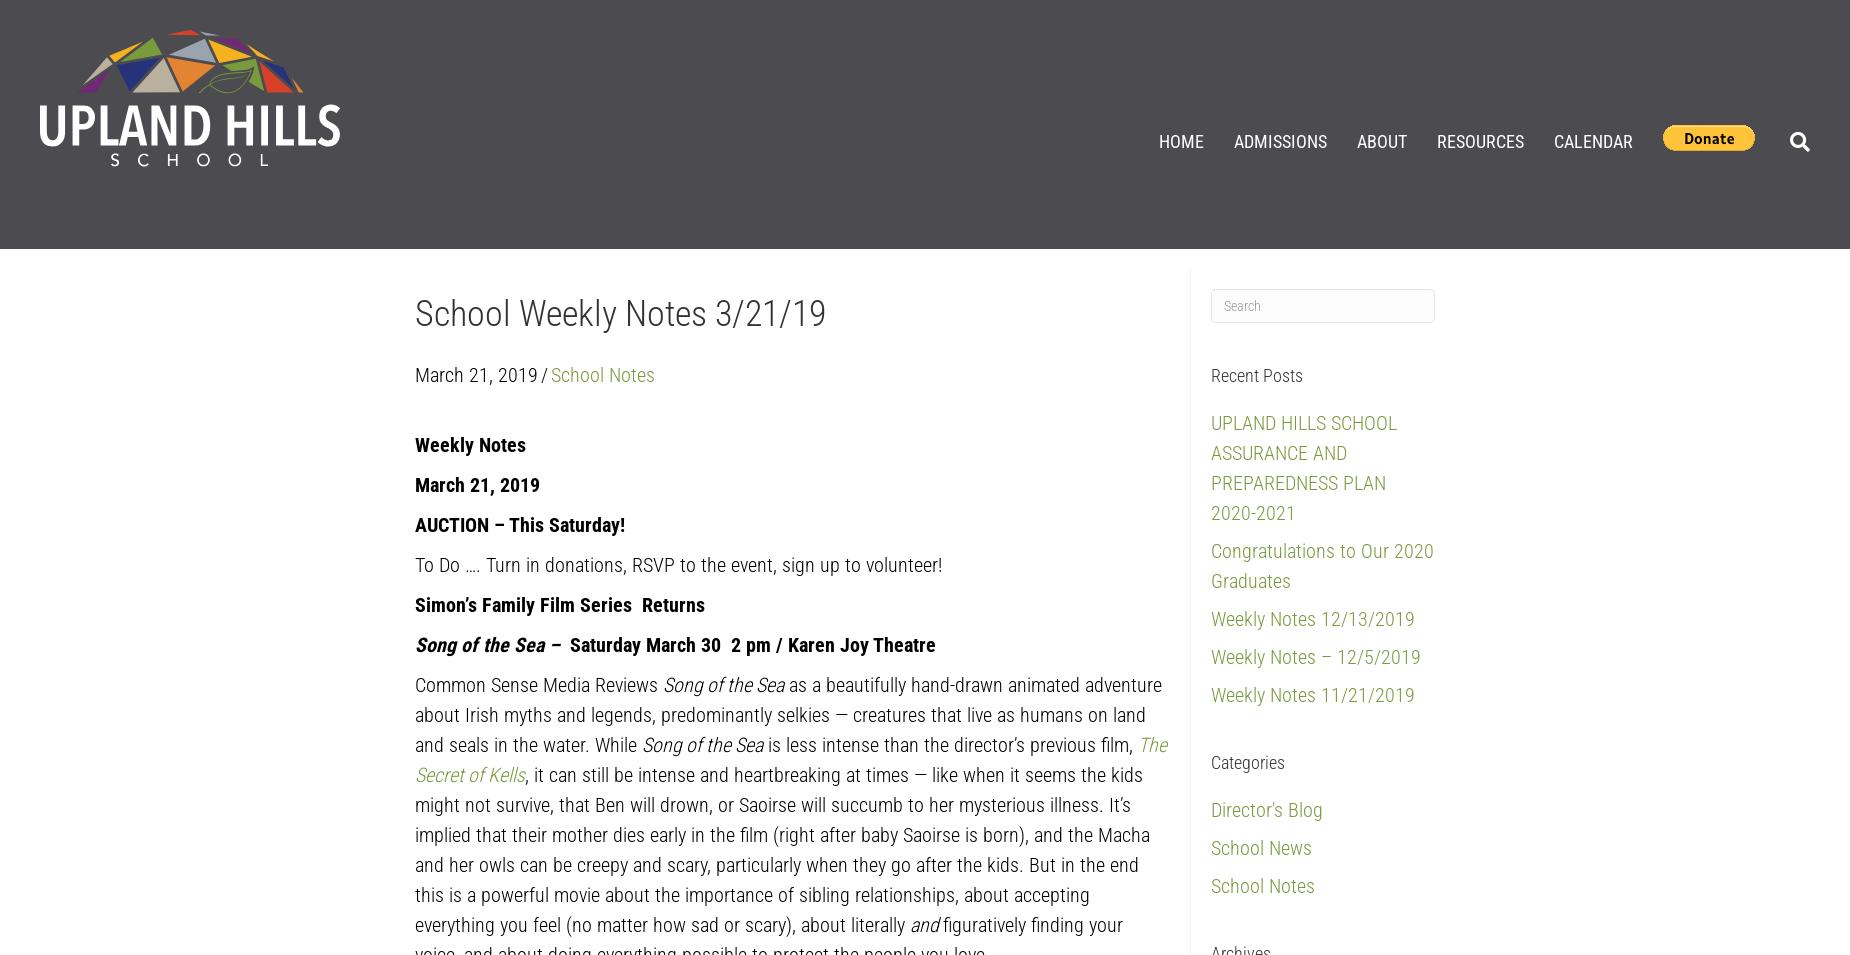 Image resolution: width=1850 pixels, height=955 pixels. Describe the element at coordinates (1592, 139) in the screenshot. I see `'Calendar'` at that location.